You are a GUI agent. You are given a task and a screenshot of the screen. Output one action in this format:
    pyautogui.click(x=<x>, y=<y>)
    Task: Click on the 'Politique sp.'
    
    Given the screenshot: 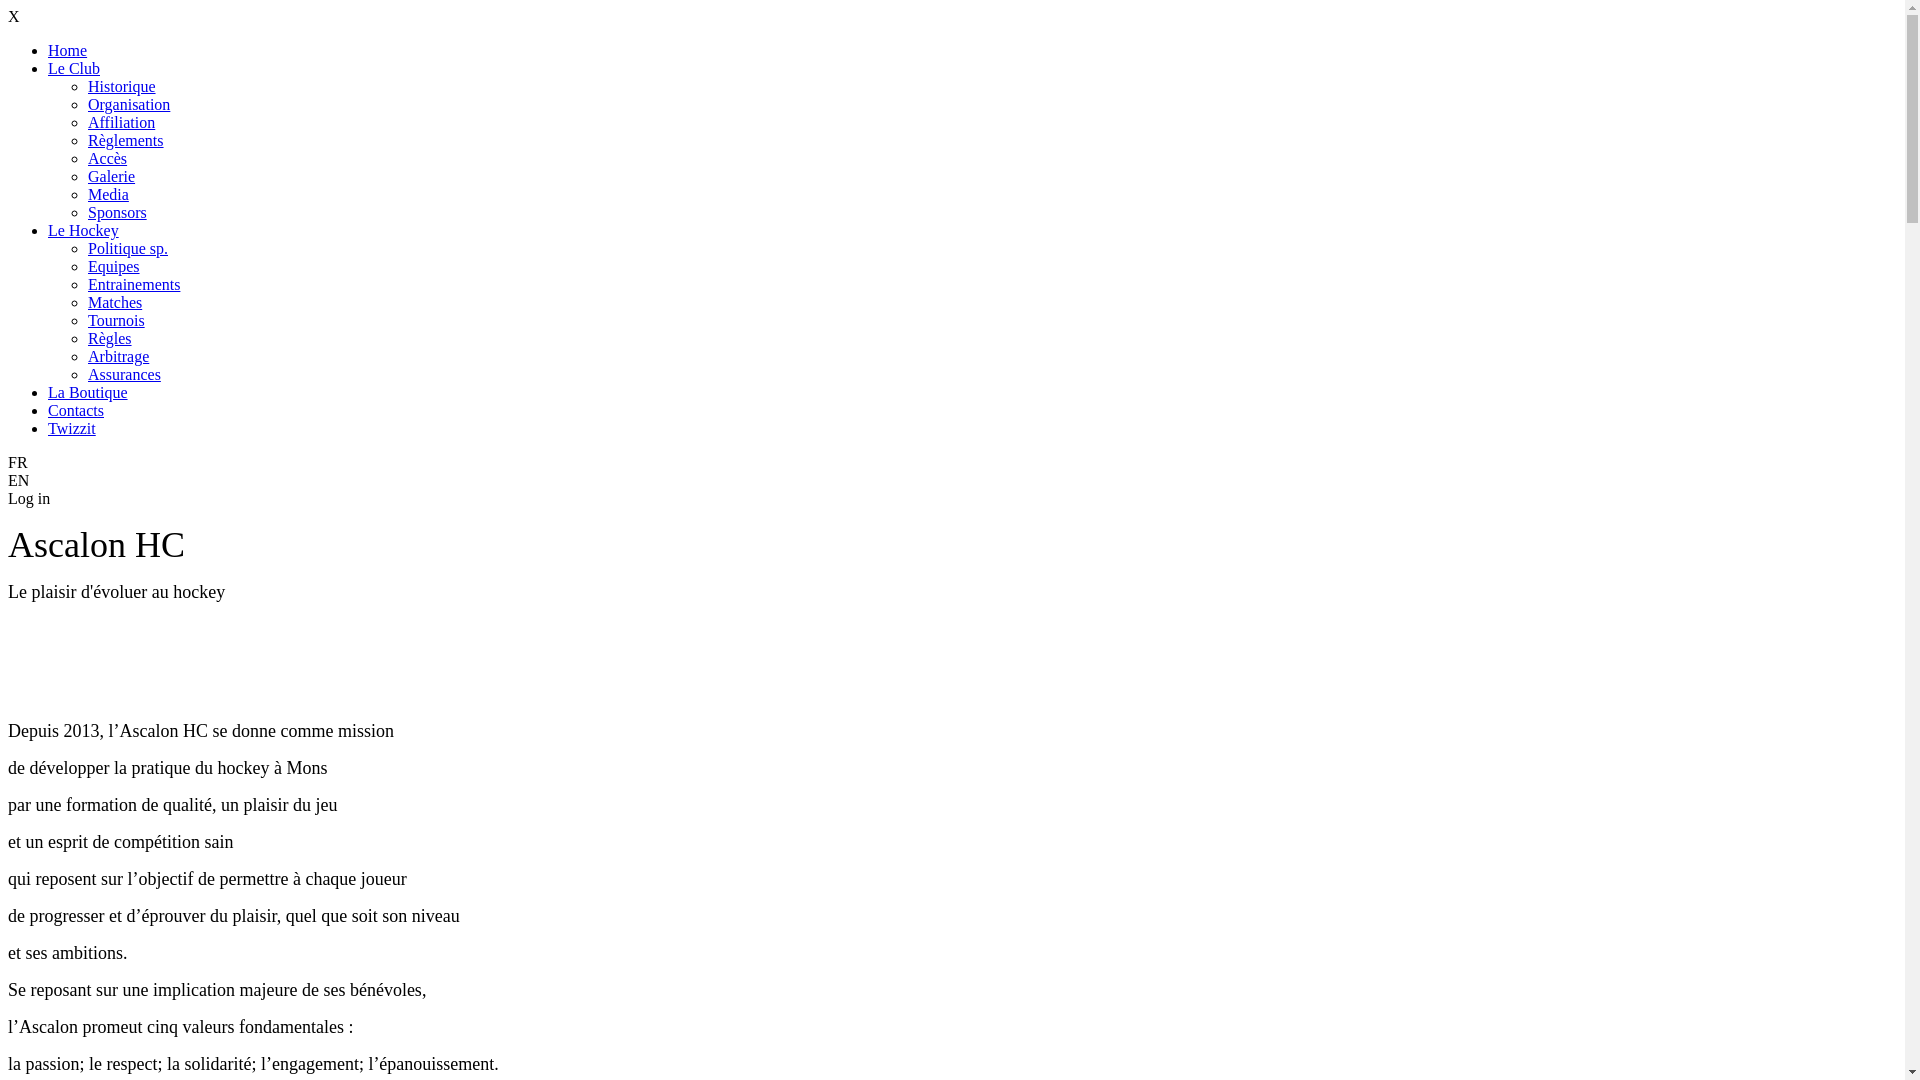 What is the action you would take?
    pyautogui.click(x=127, y=247)
    